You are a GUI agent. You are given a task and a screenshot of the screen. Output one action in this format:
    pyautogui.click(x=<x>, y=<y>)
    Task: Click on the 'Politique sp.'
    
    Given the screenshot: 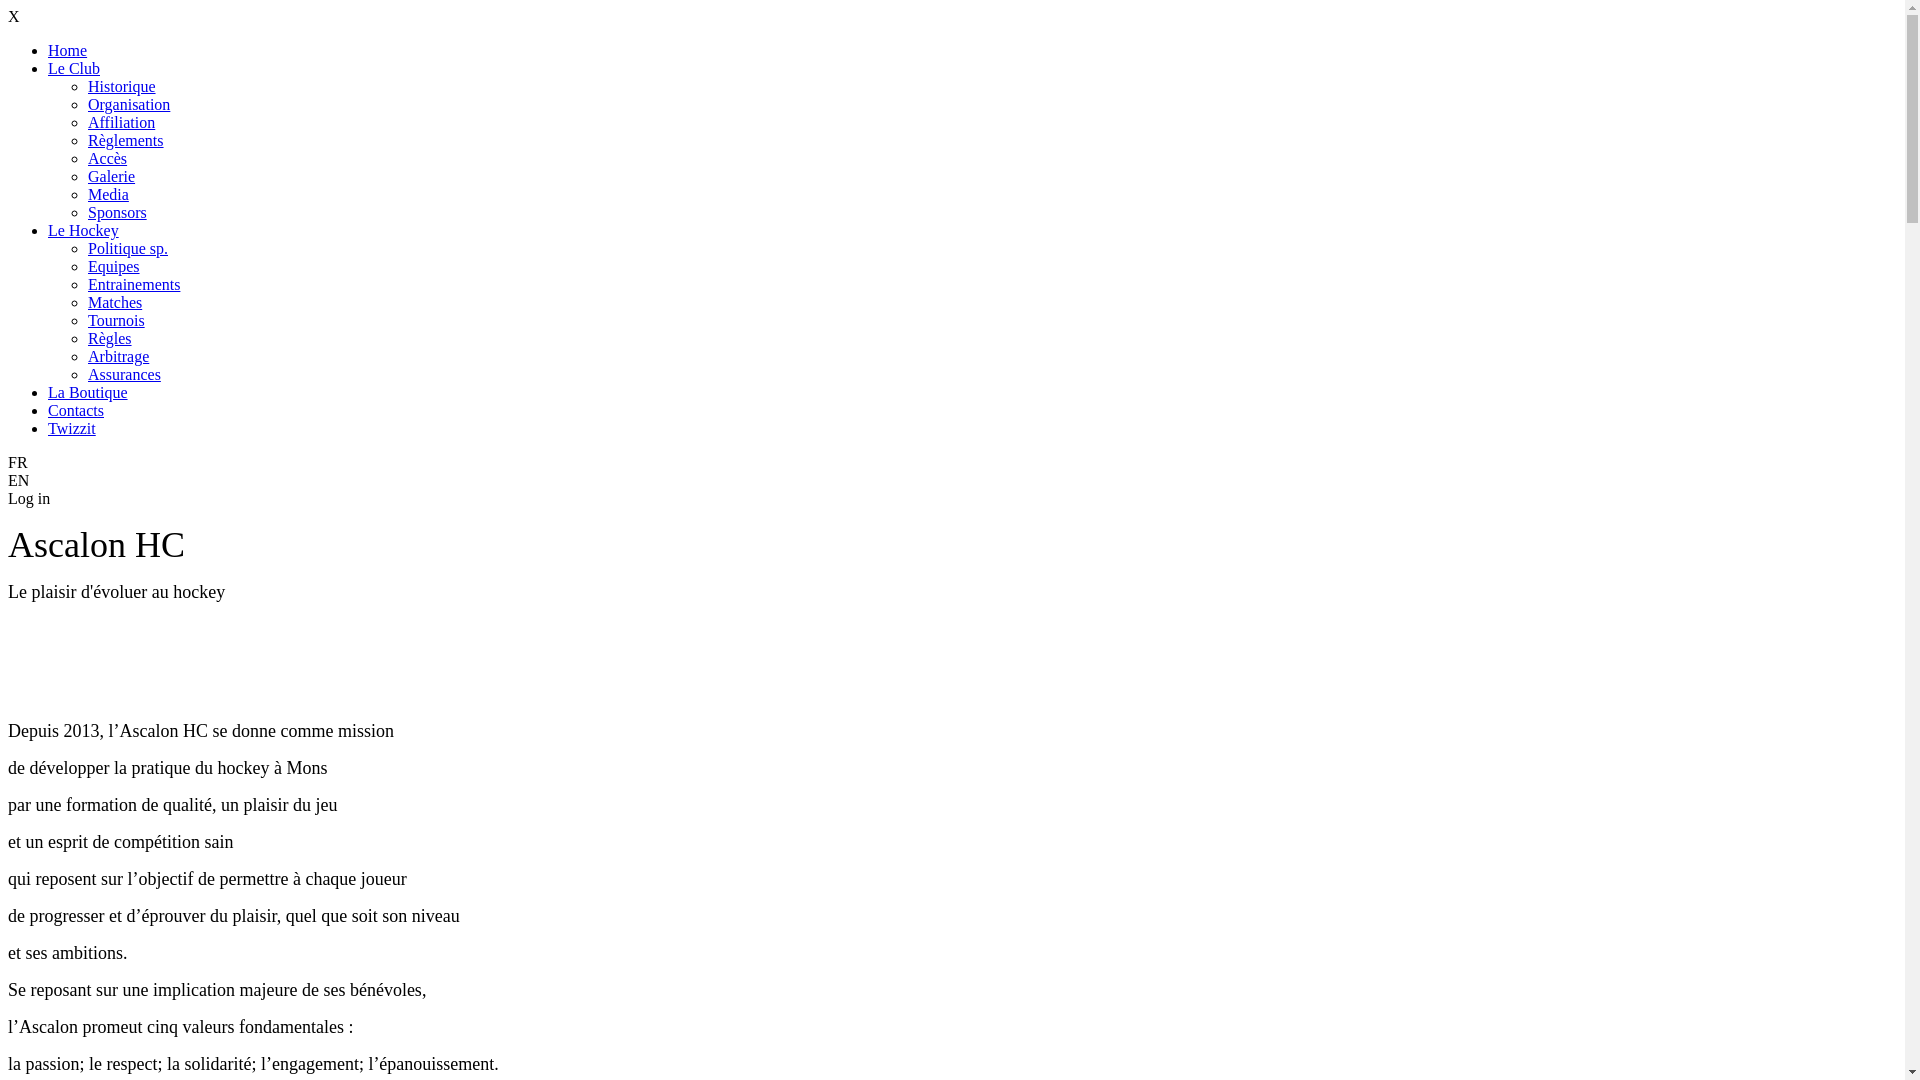 What is the action you would take?
    pyautogui.click(x=127, y=247)
    